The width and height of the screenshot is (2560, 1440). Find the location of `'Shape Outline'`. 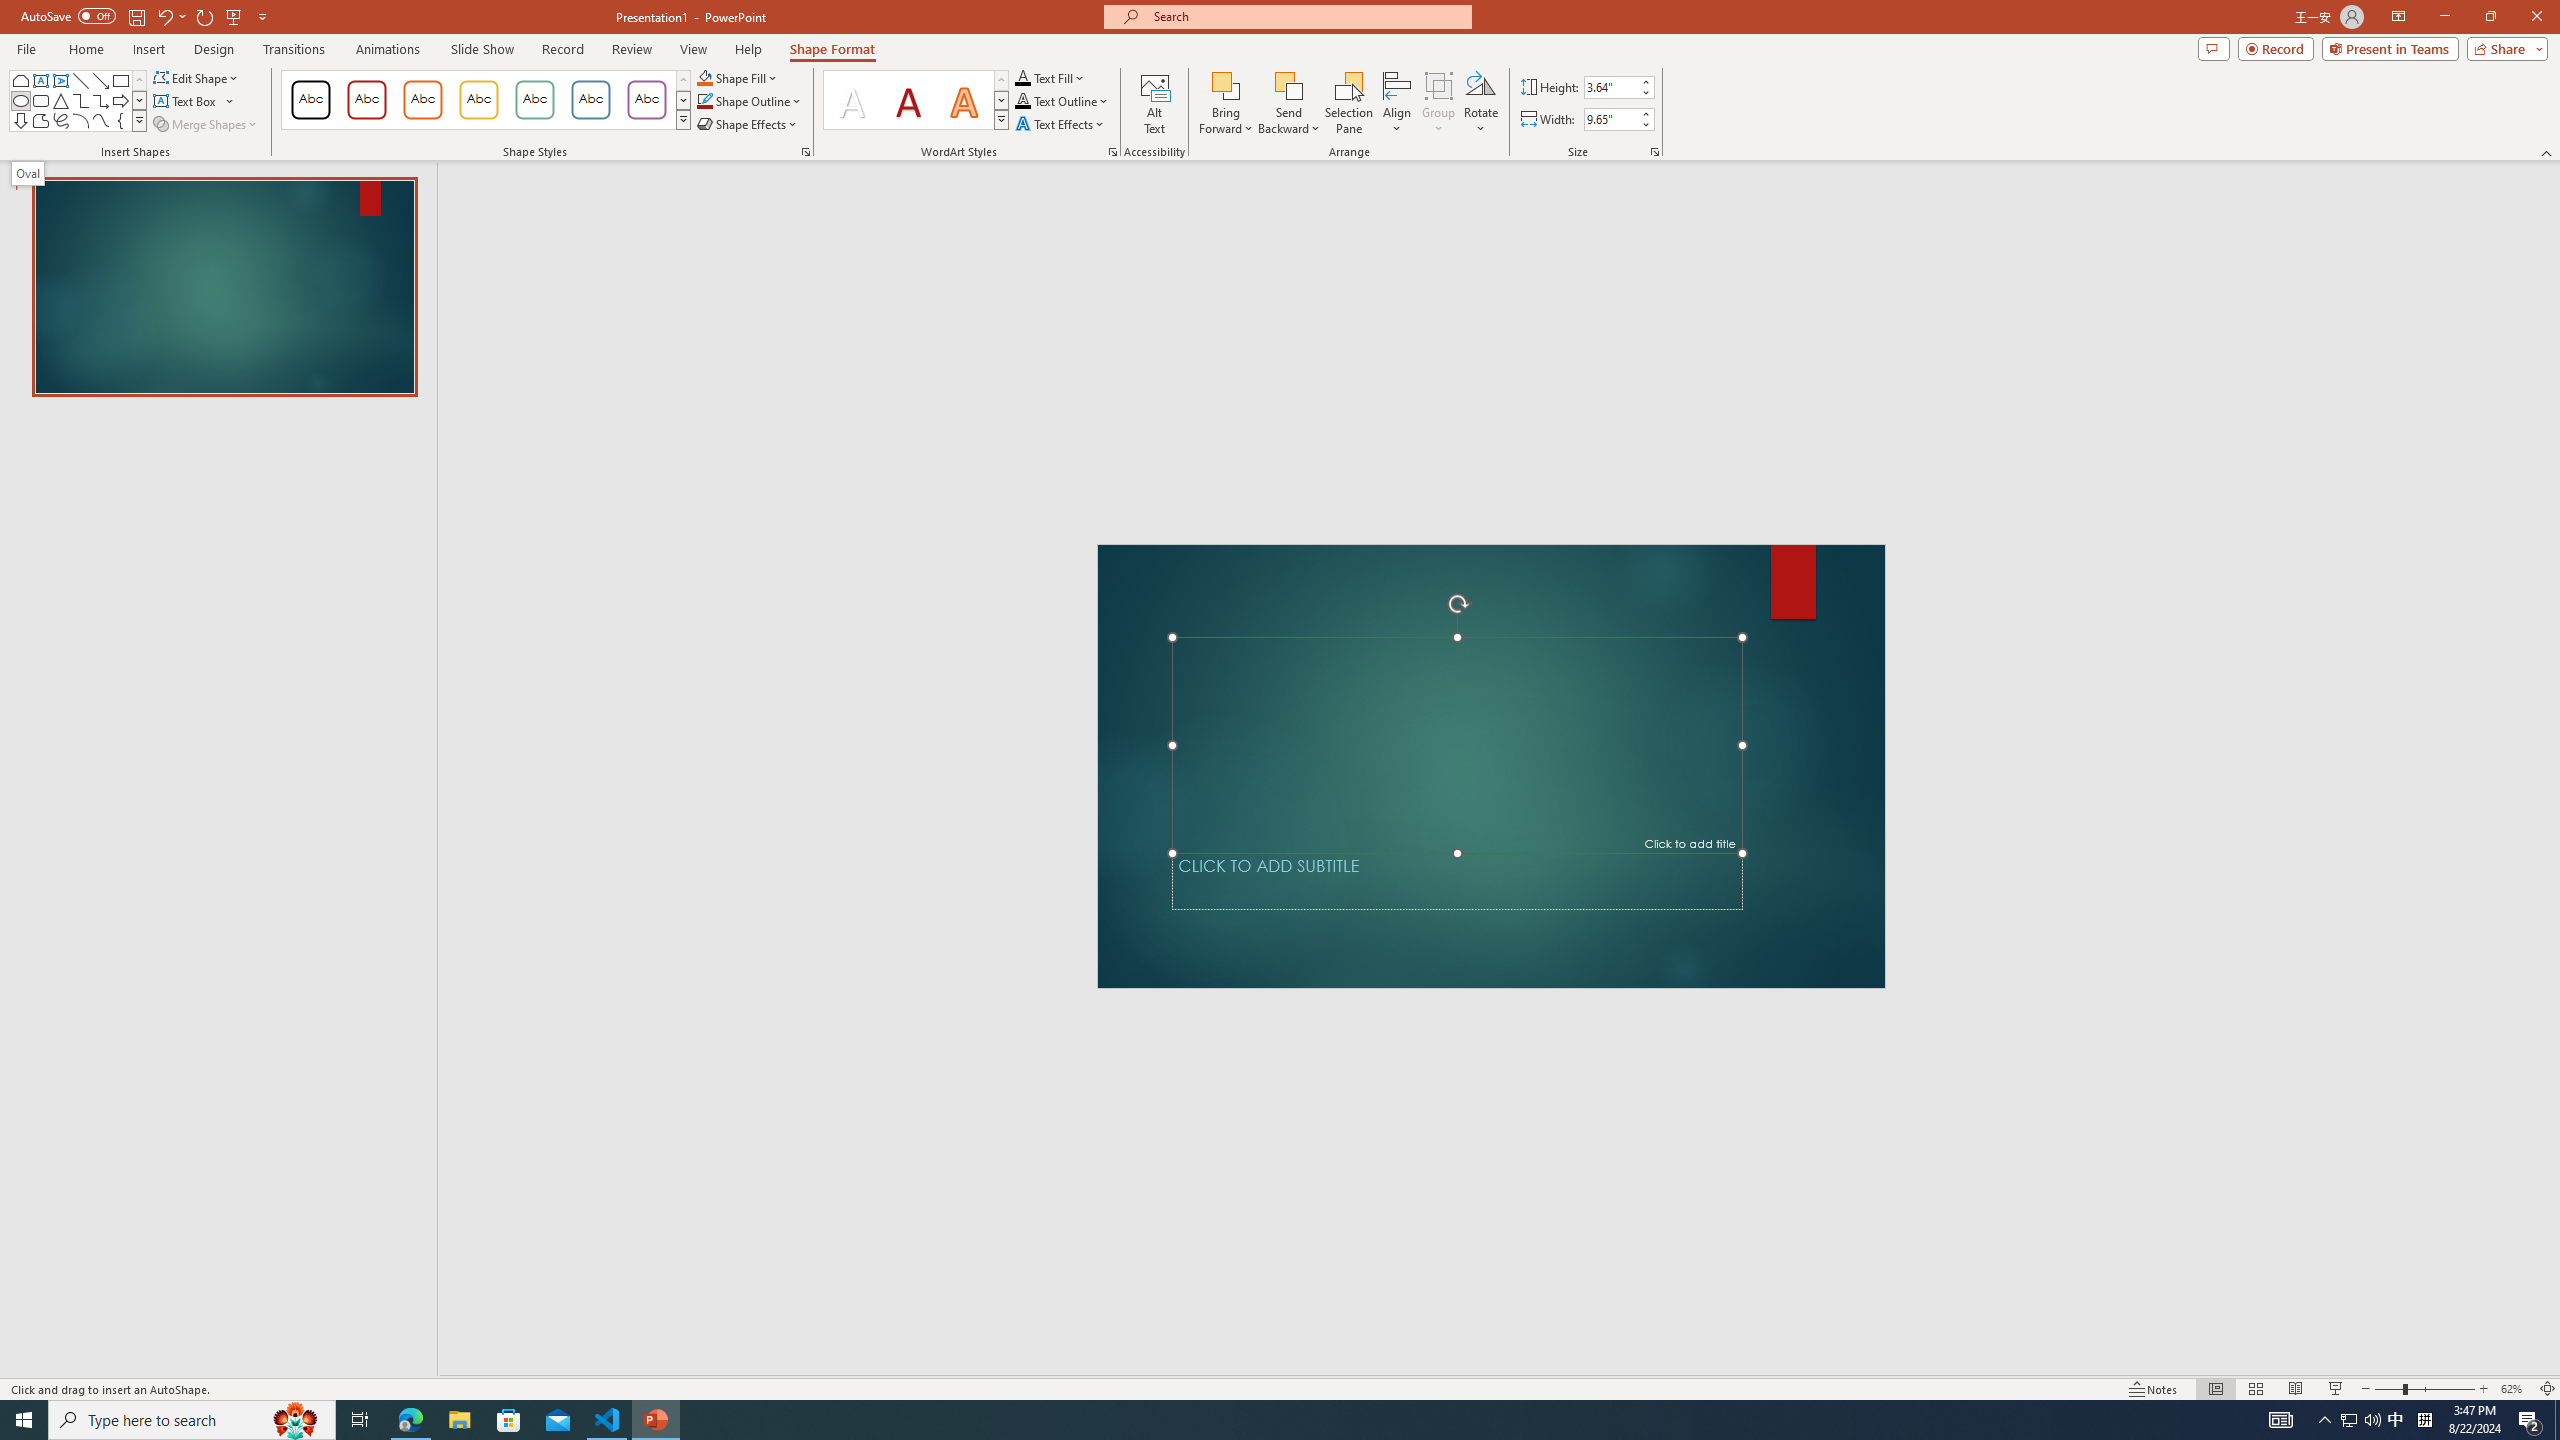

'Shape Outline' is located at coordinates (750, 99).